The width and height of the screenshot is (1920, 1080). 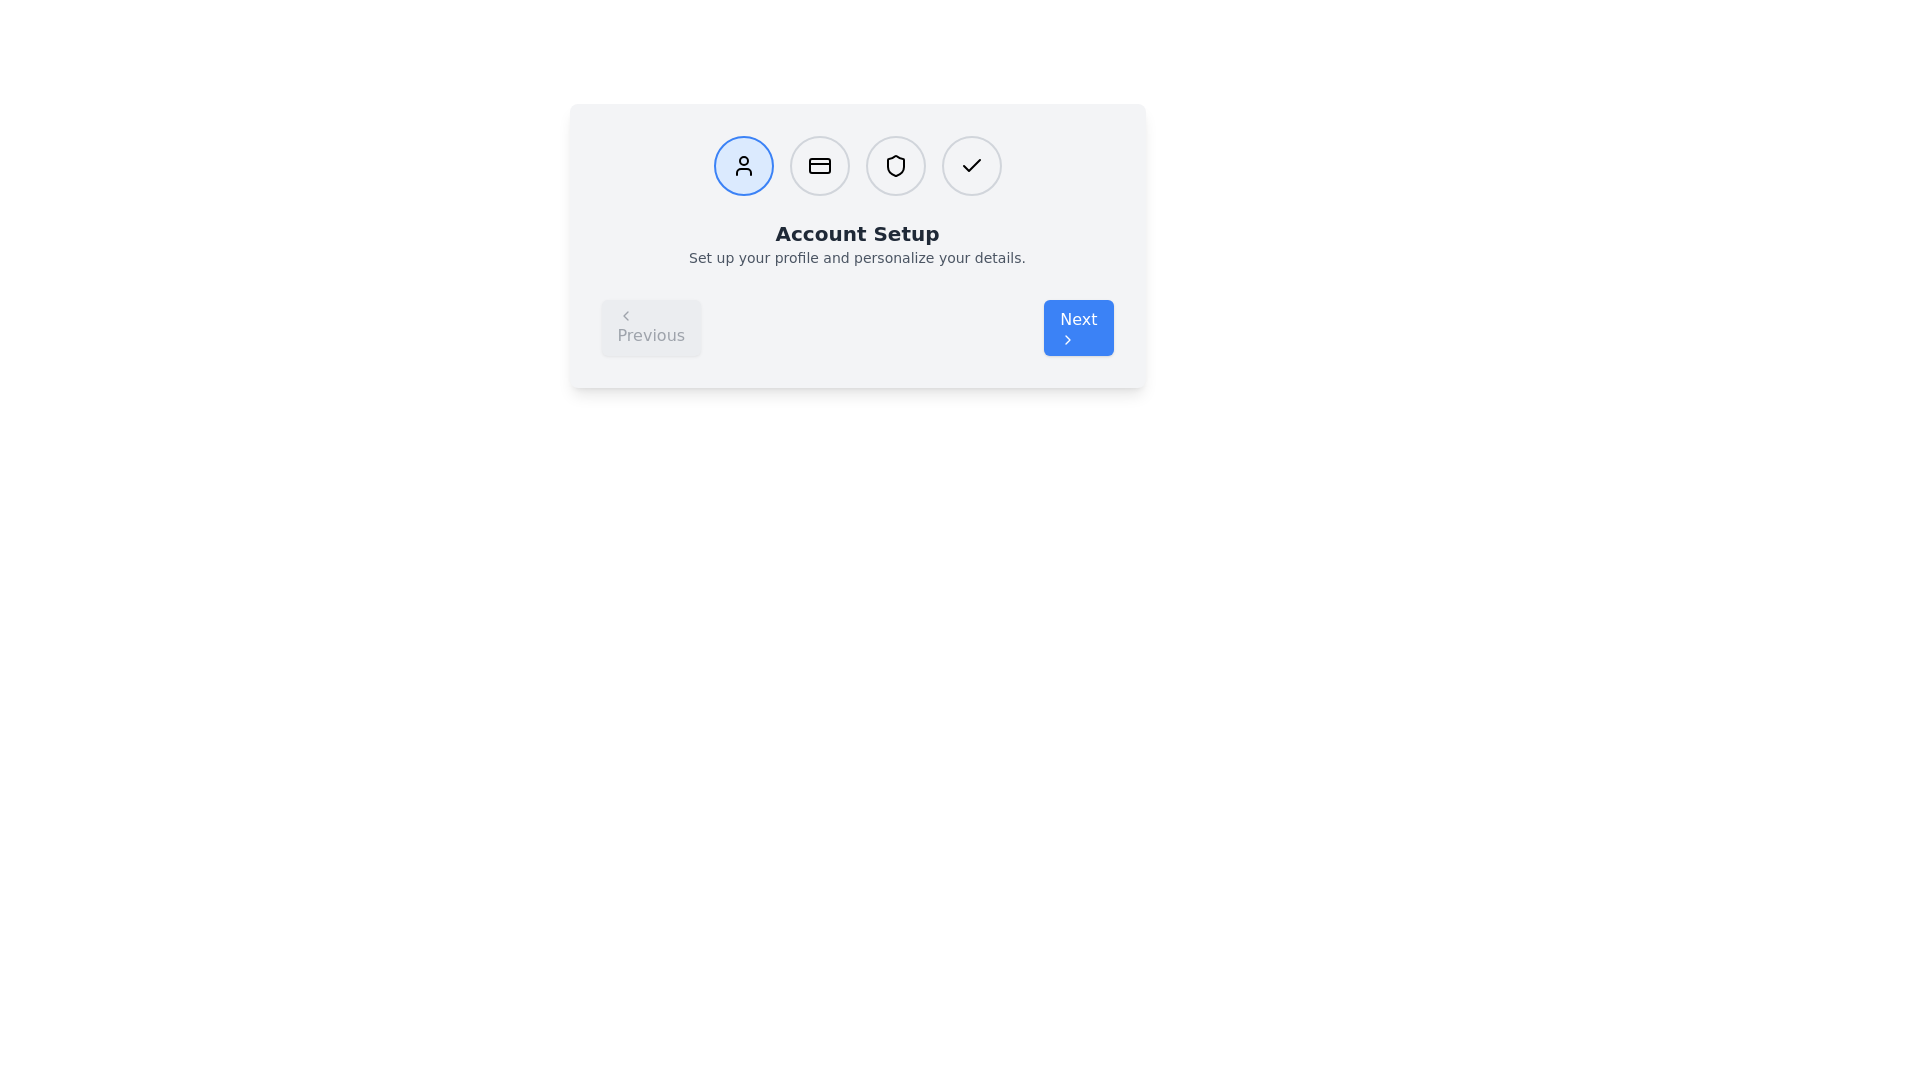 What do you see at coordinates (971, 164) in the screenshot?
I see `the checkmark icon indicating completion or selection in the top-right area of the icon sequence above the 'Account Setup' label` at bounding box center [971, 164].